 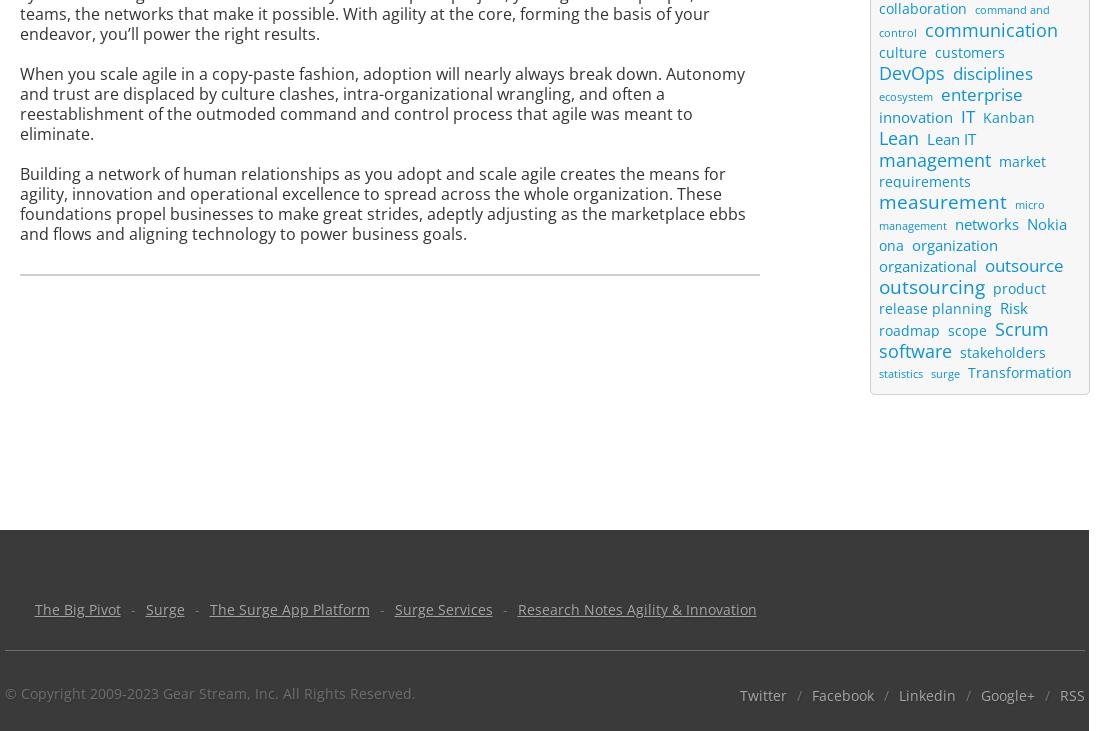 I want to click on '© Copyright 2009-2023 Gear Stream, Inc. All Rights Reserved.', so click(x=4, y=693).